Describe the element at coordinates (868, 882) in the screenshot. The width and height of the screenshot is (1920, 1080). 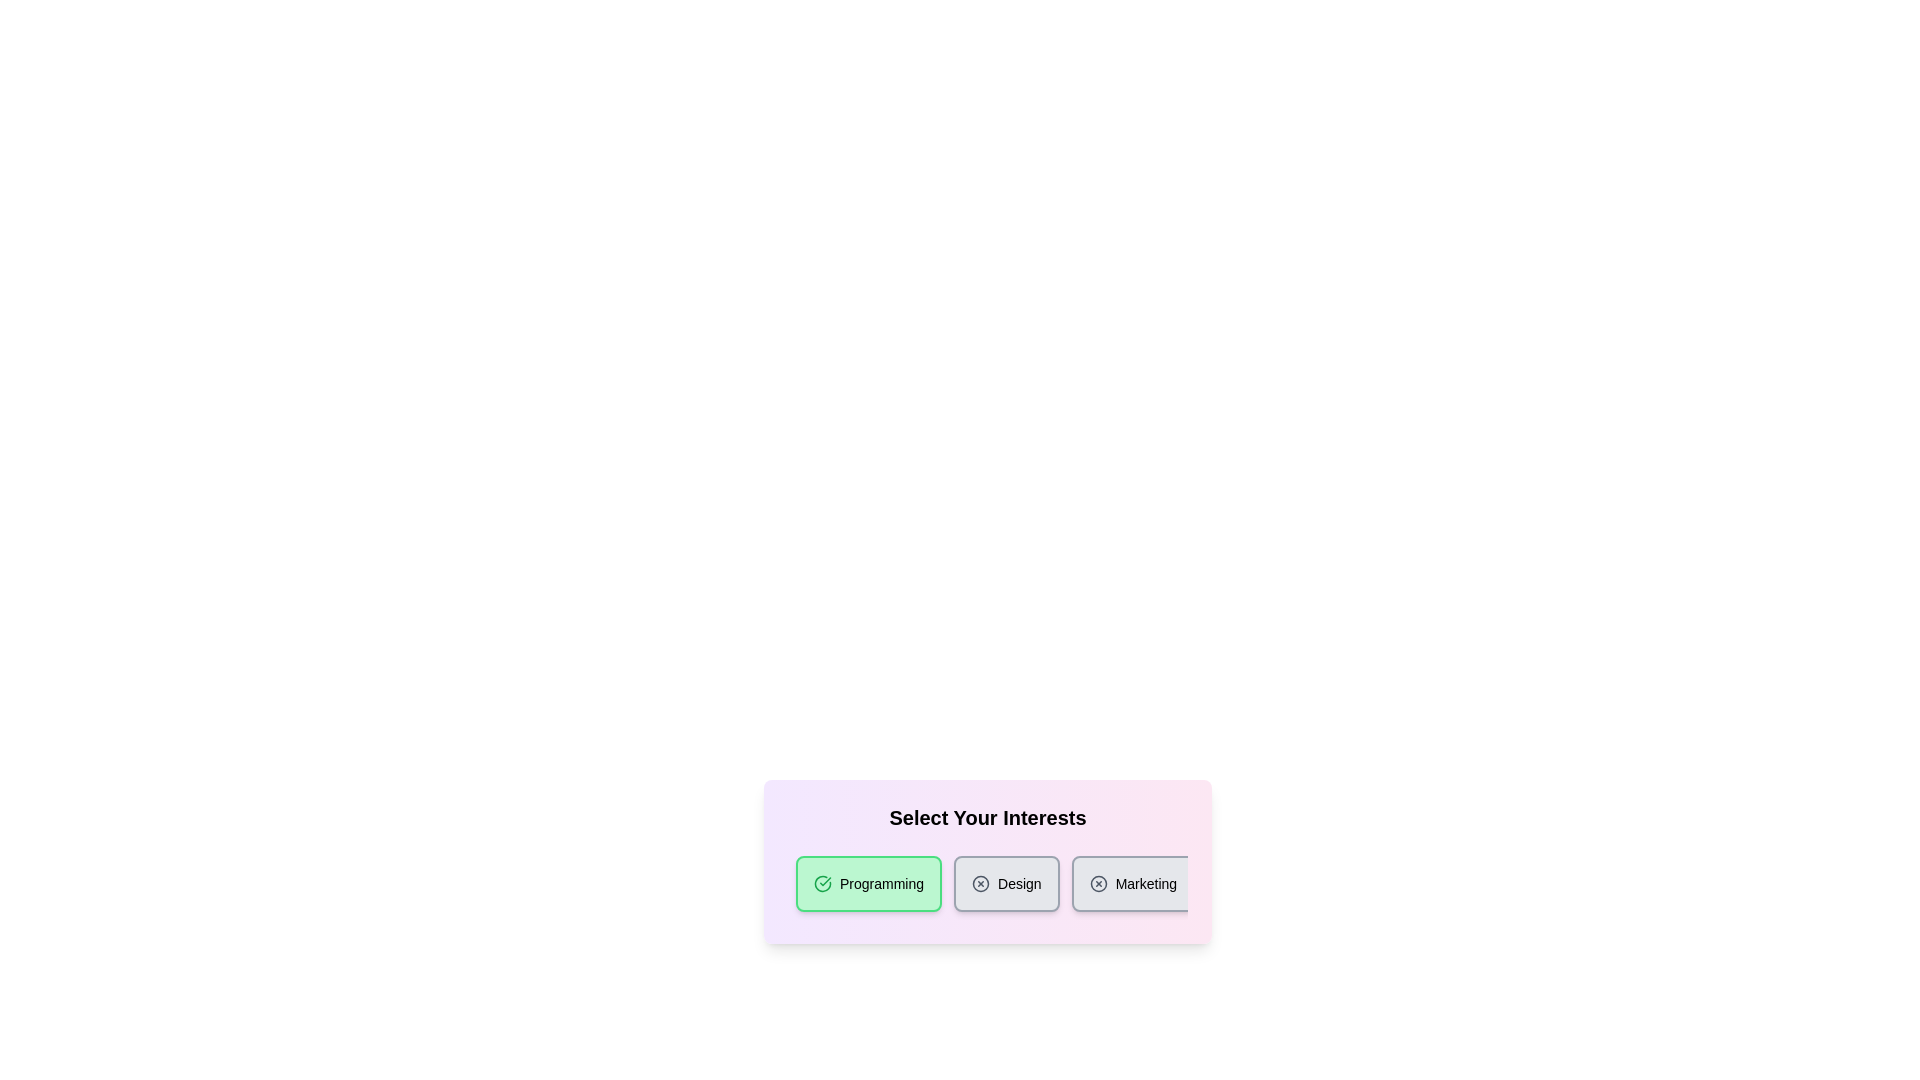
I see `the category chip labeled 'Programming'` at that location.